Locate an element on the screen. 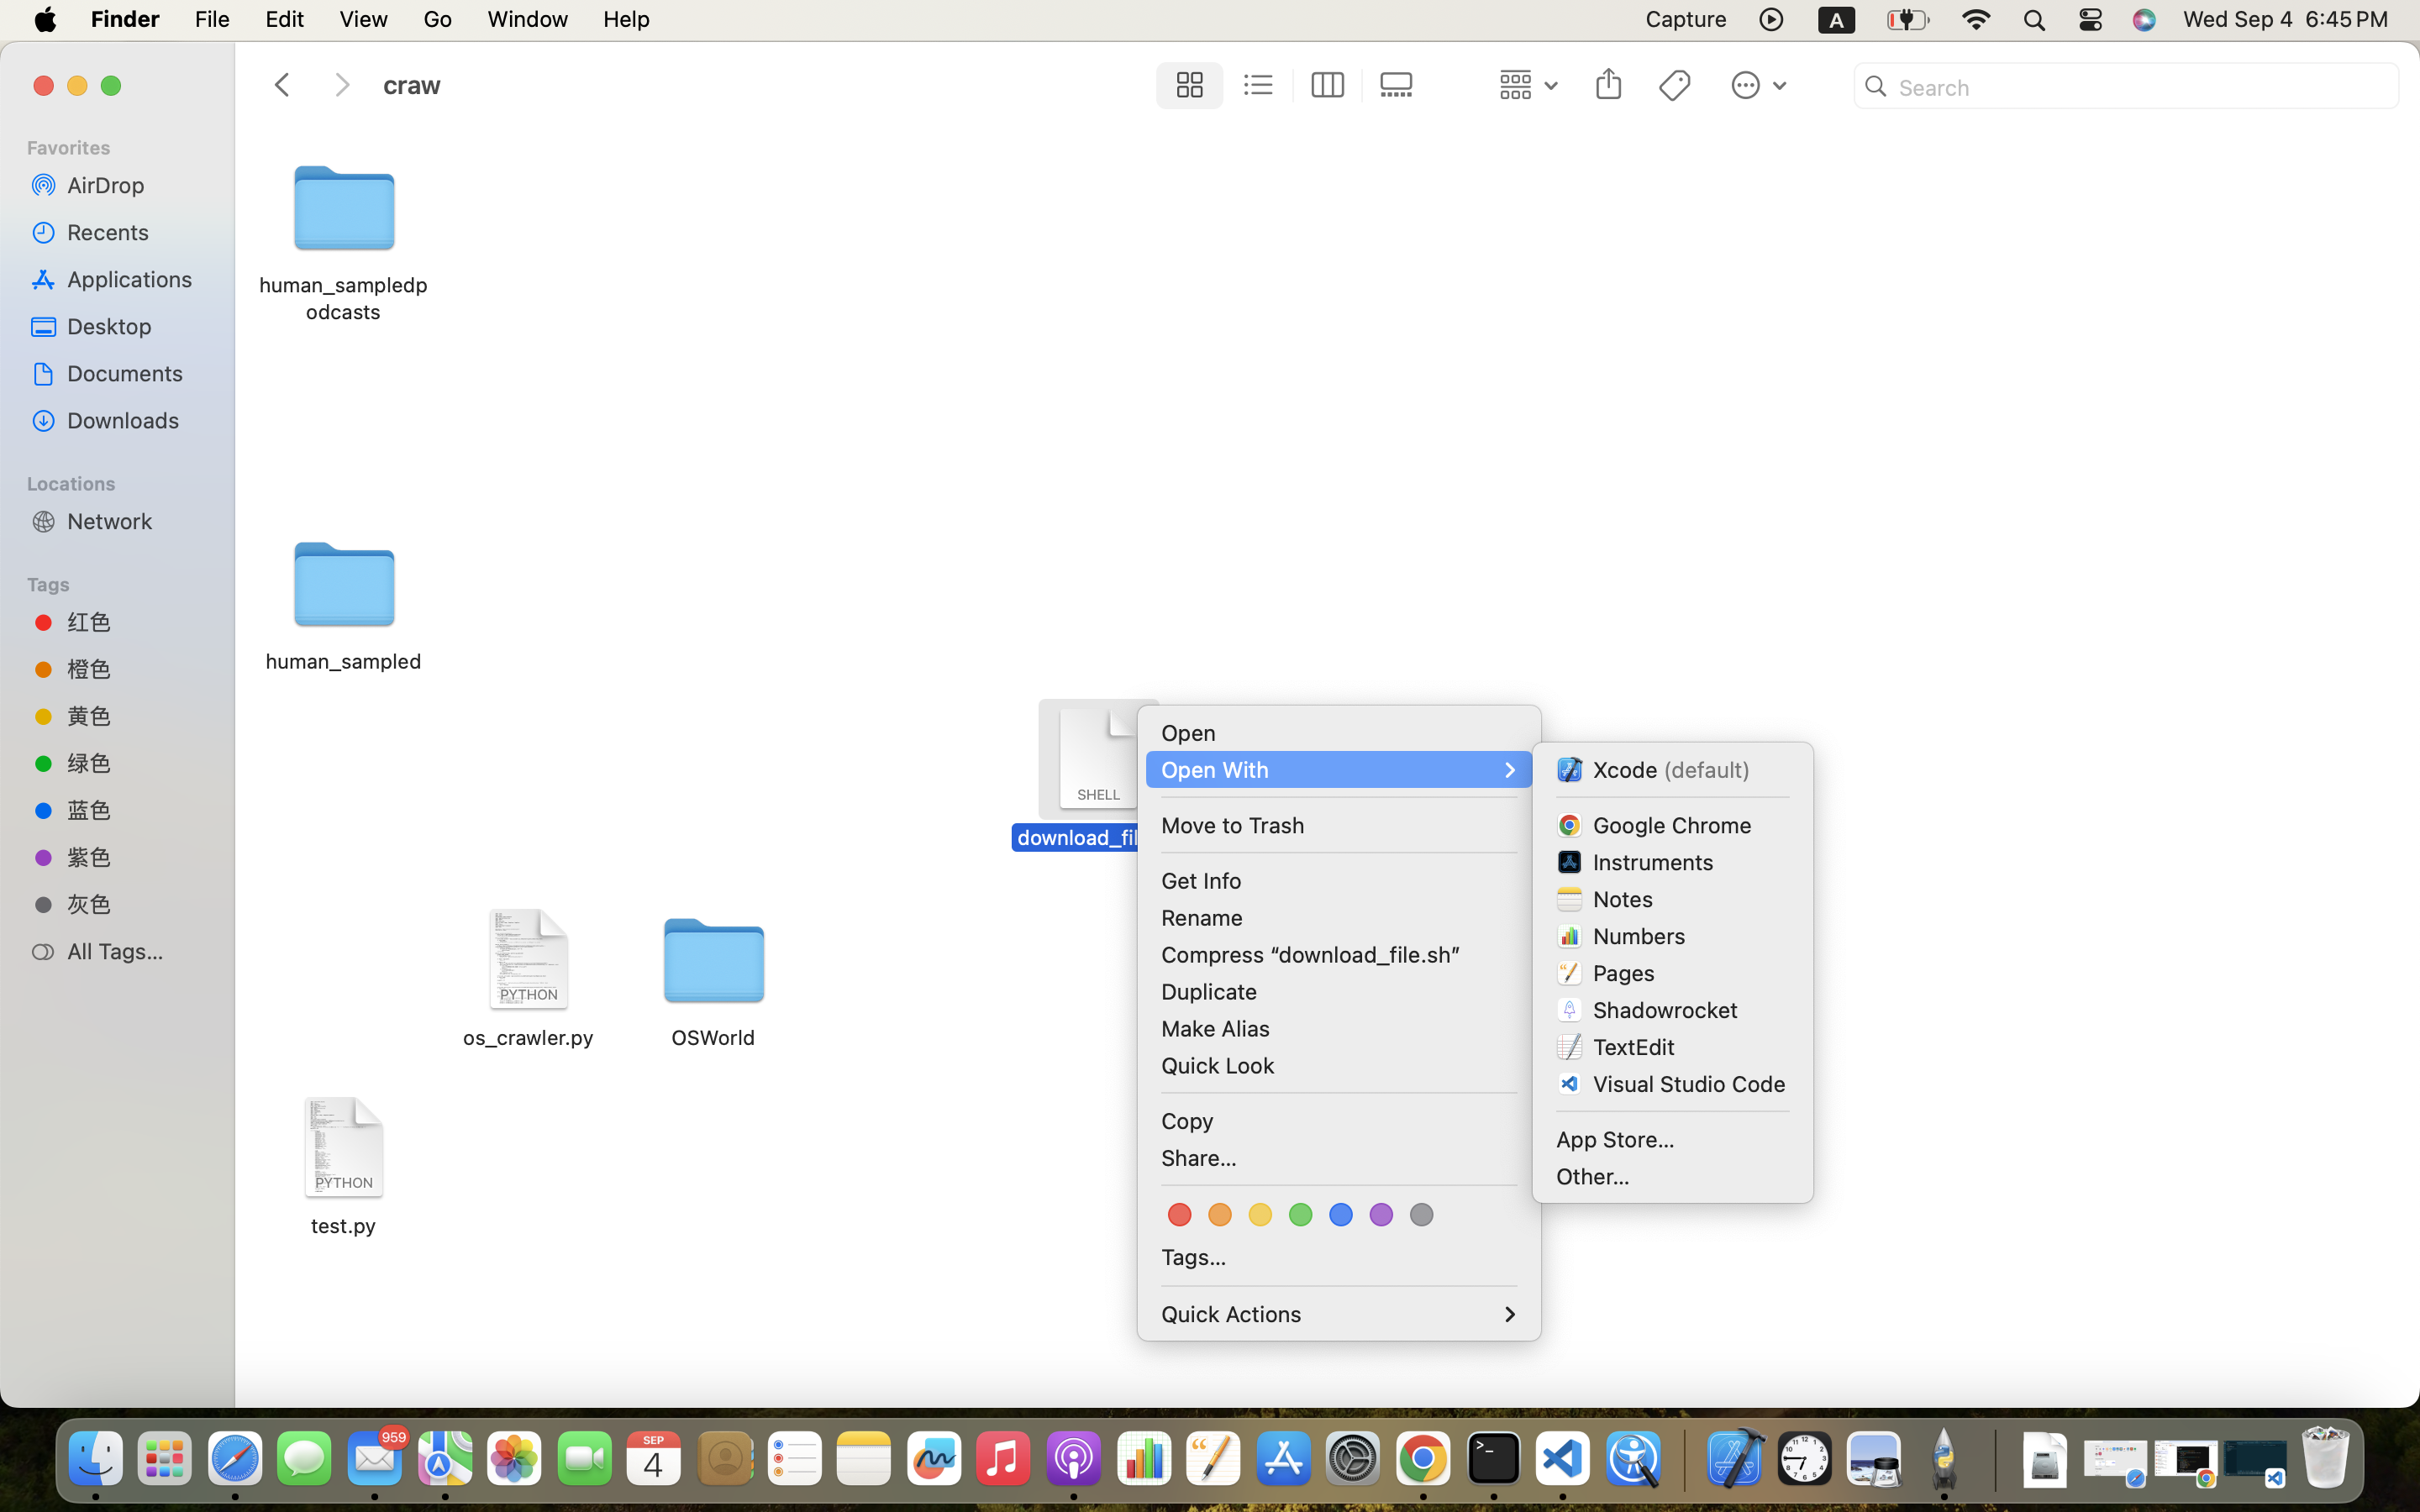 The height and width of the screenshot is (1512, 2420). 'Desktop' is located at coordinates (134, 325).